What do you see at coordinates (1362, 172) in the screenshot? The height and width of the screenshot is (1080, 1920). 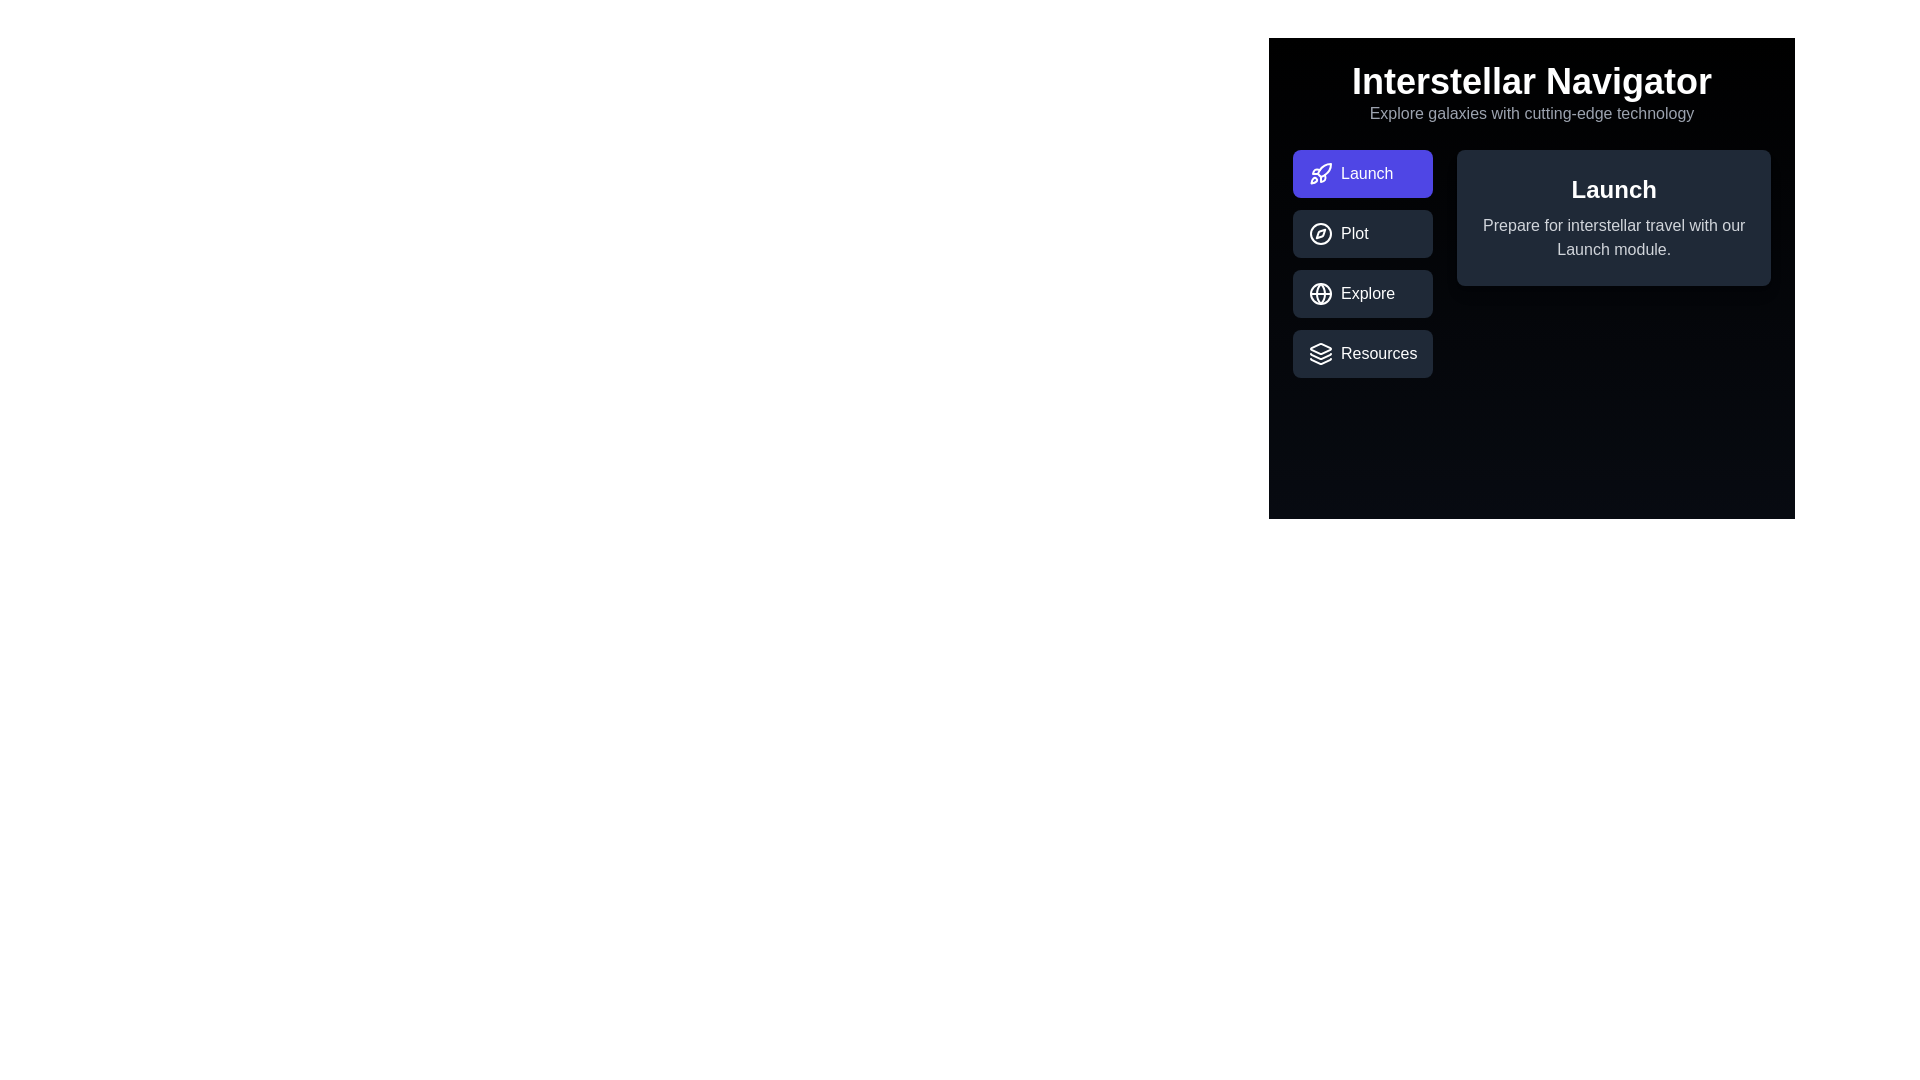 I see `the tab labeled Launch to view its content` at bounding box center [1362, 172].